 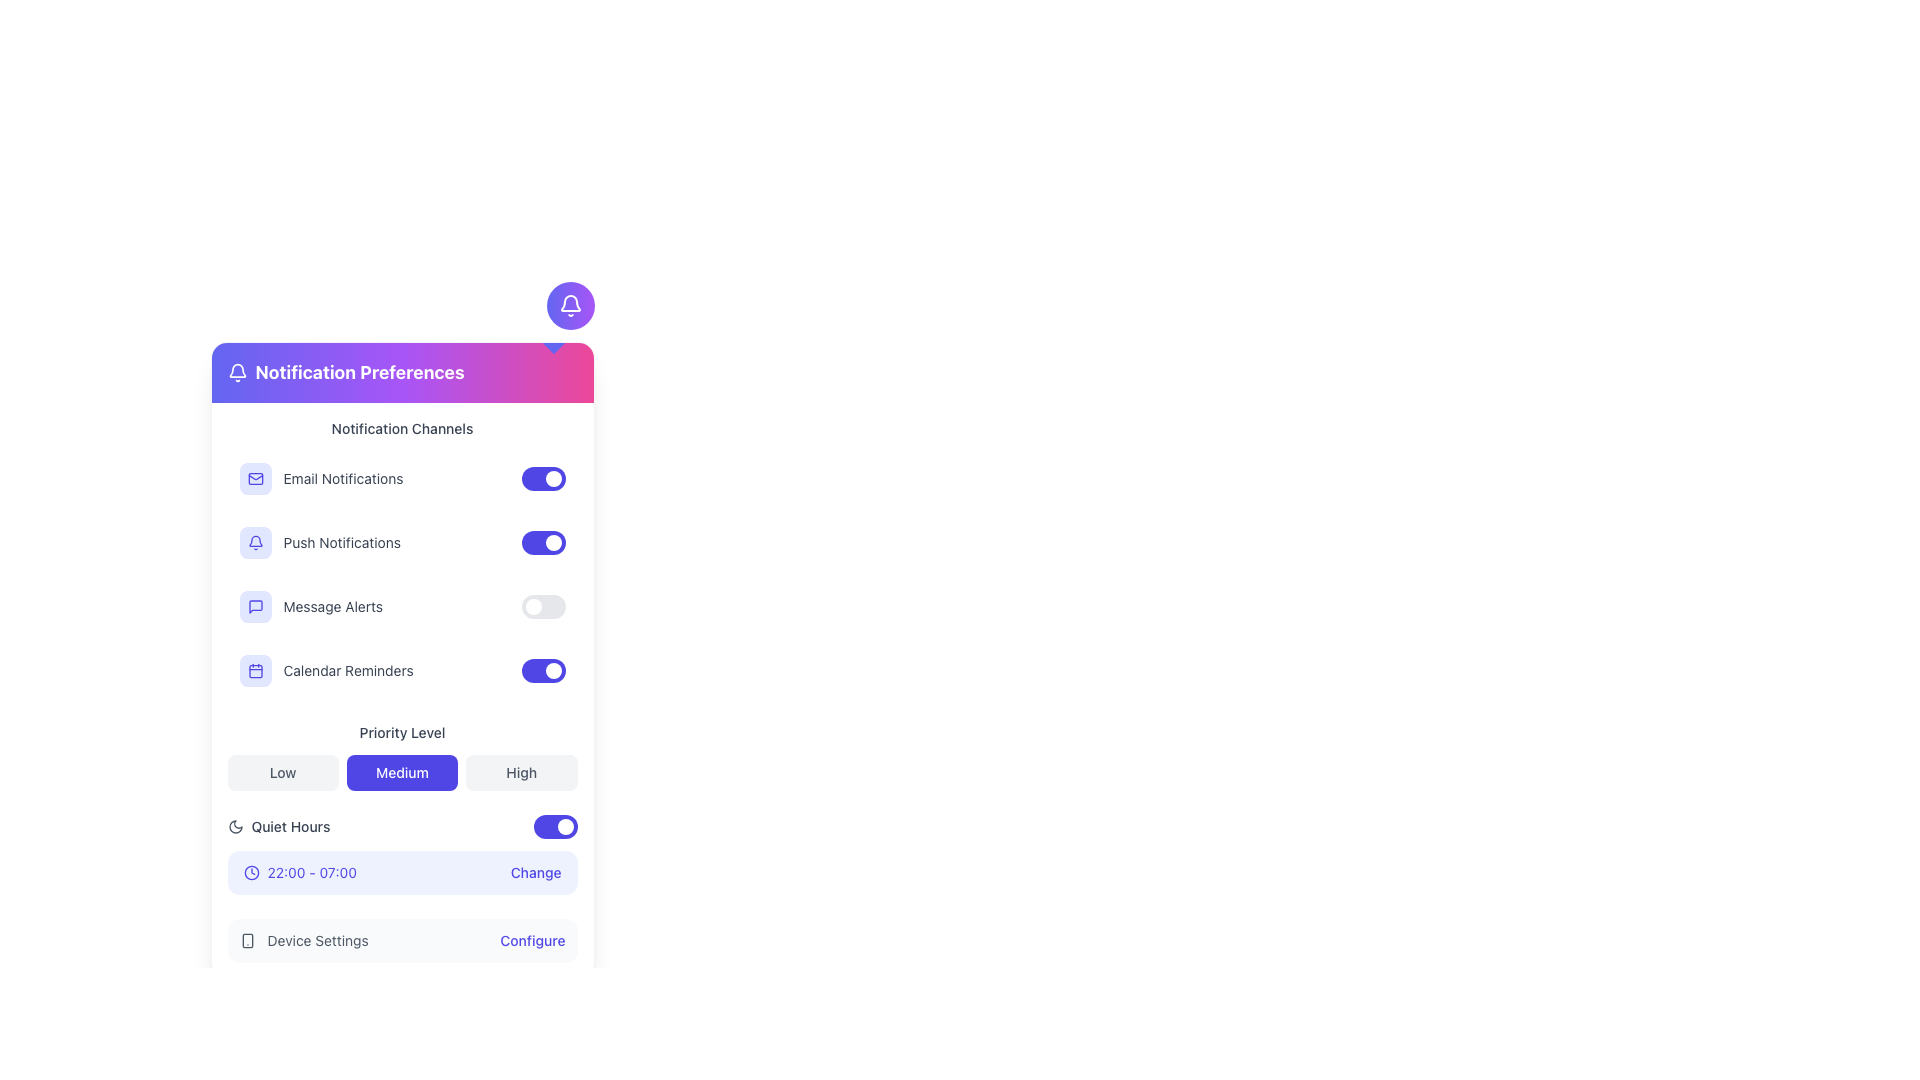 I want to click on the speech bubble icon with a blue outline and transparent interior, located in the 'Message Alerts' row of the 'Notification Channels' section in the 'Notification Preferences' panel, so click(x=254, y=605).